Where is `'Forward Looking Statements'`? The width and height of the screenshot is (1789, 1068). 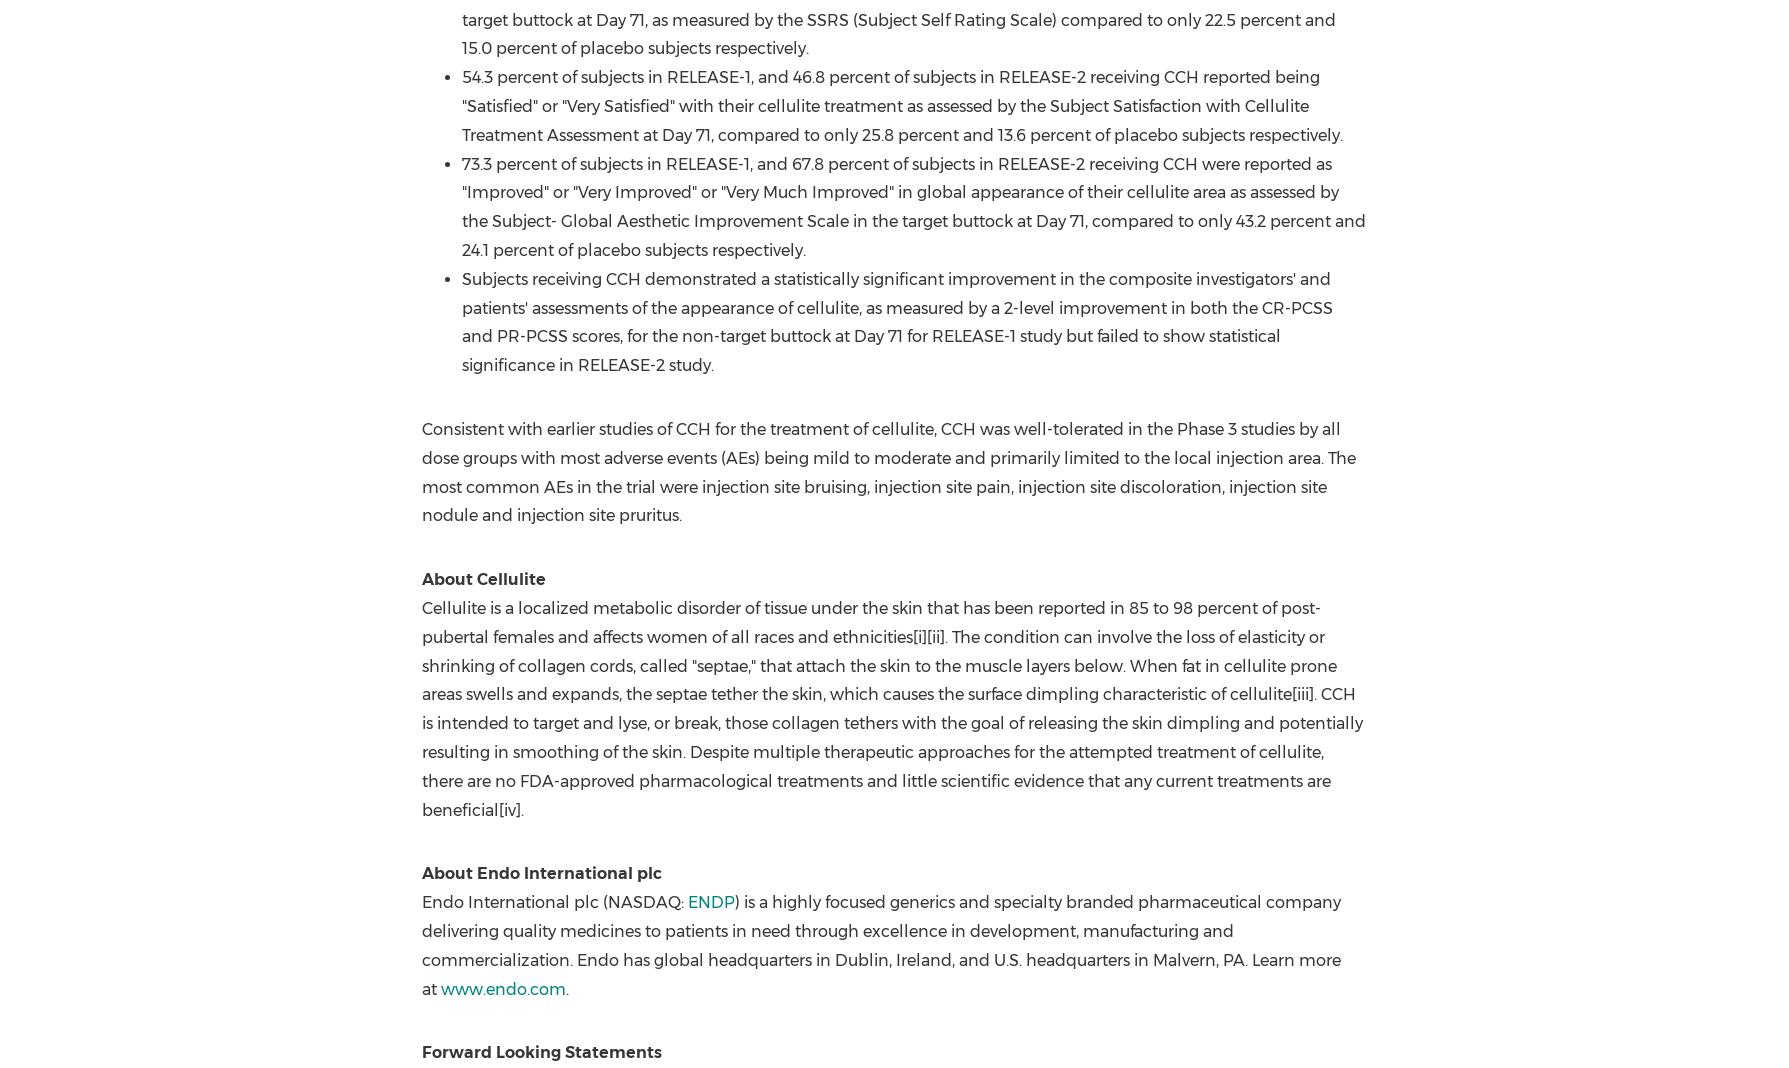 'Forward Looking Statements' is located at coordinates (541, 1052).